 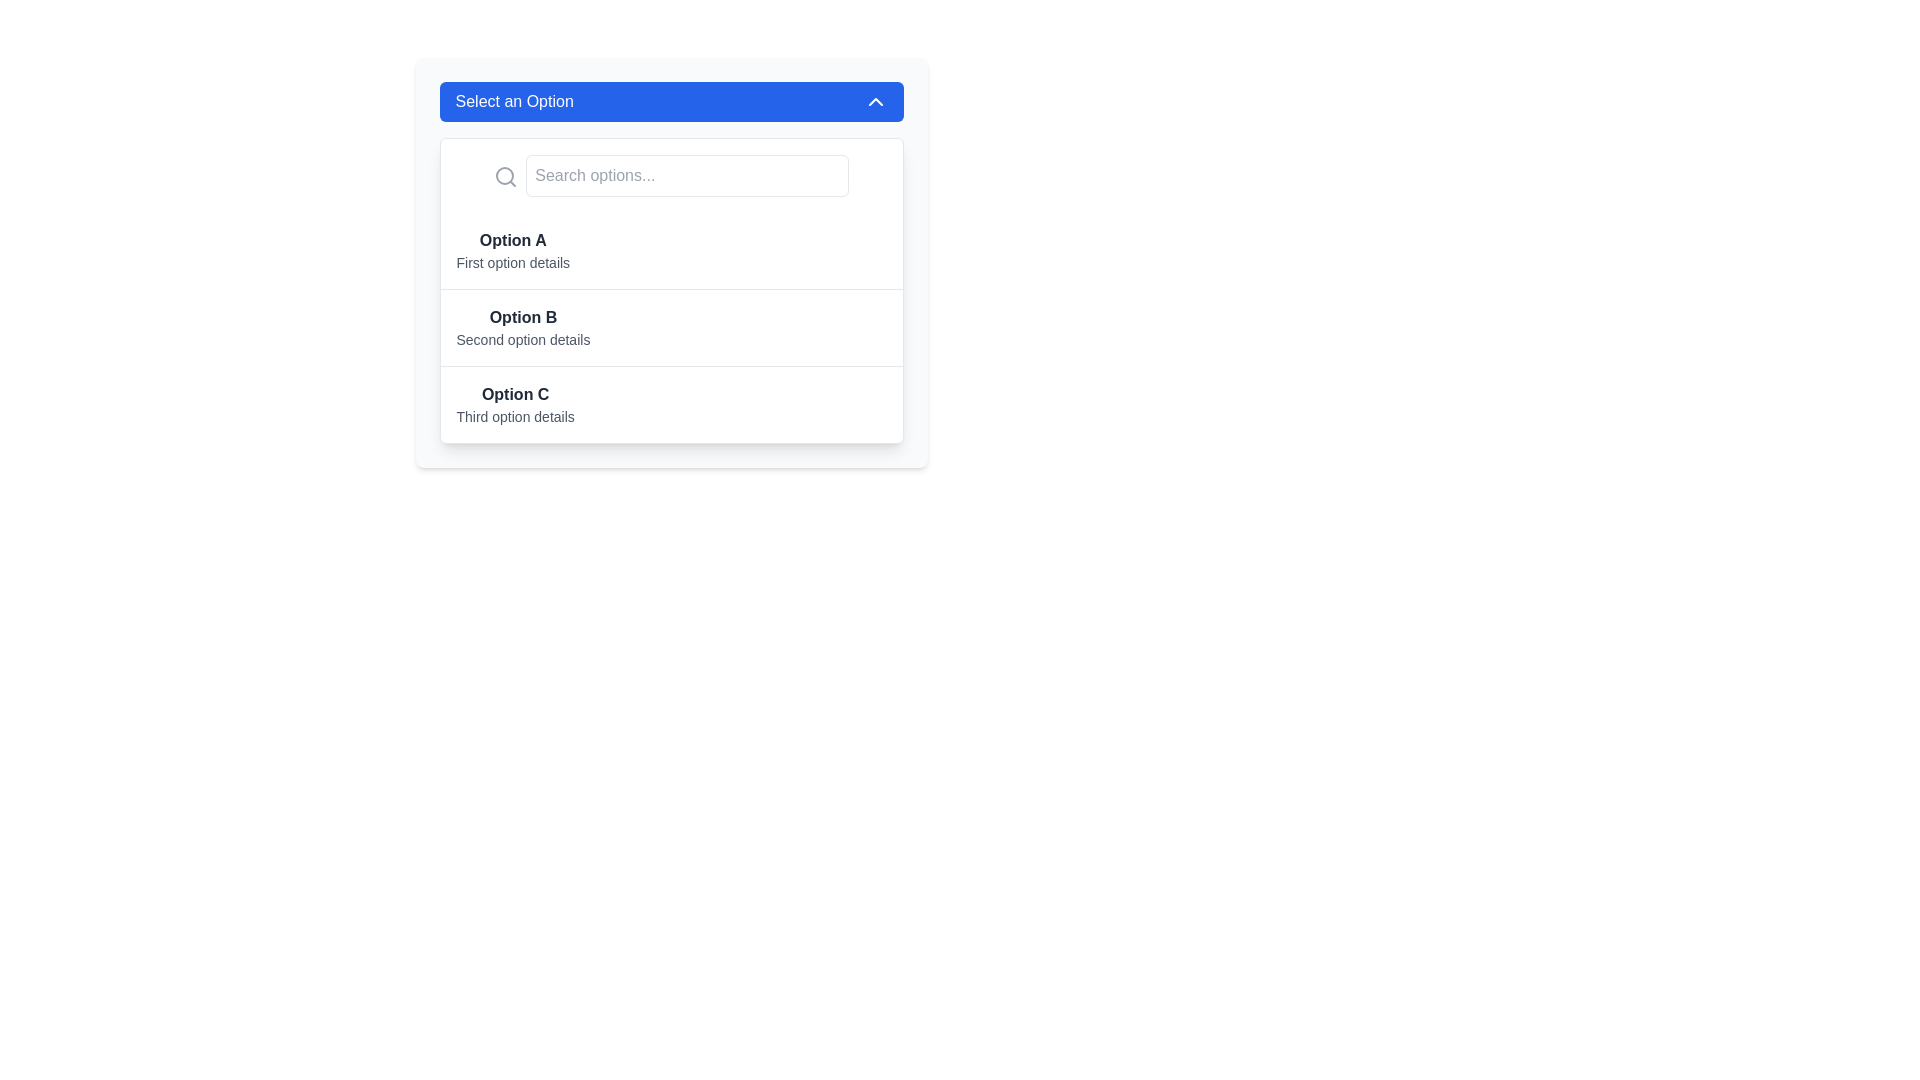 I want to click on the static text label providing additional information about the third option in the dropdown menu, located beneath 'Option C', so click(x=515, y=415).